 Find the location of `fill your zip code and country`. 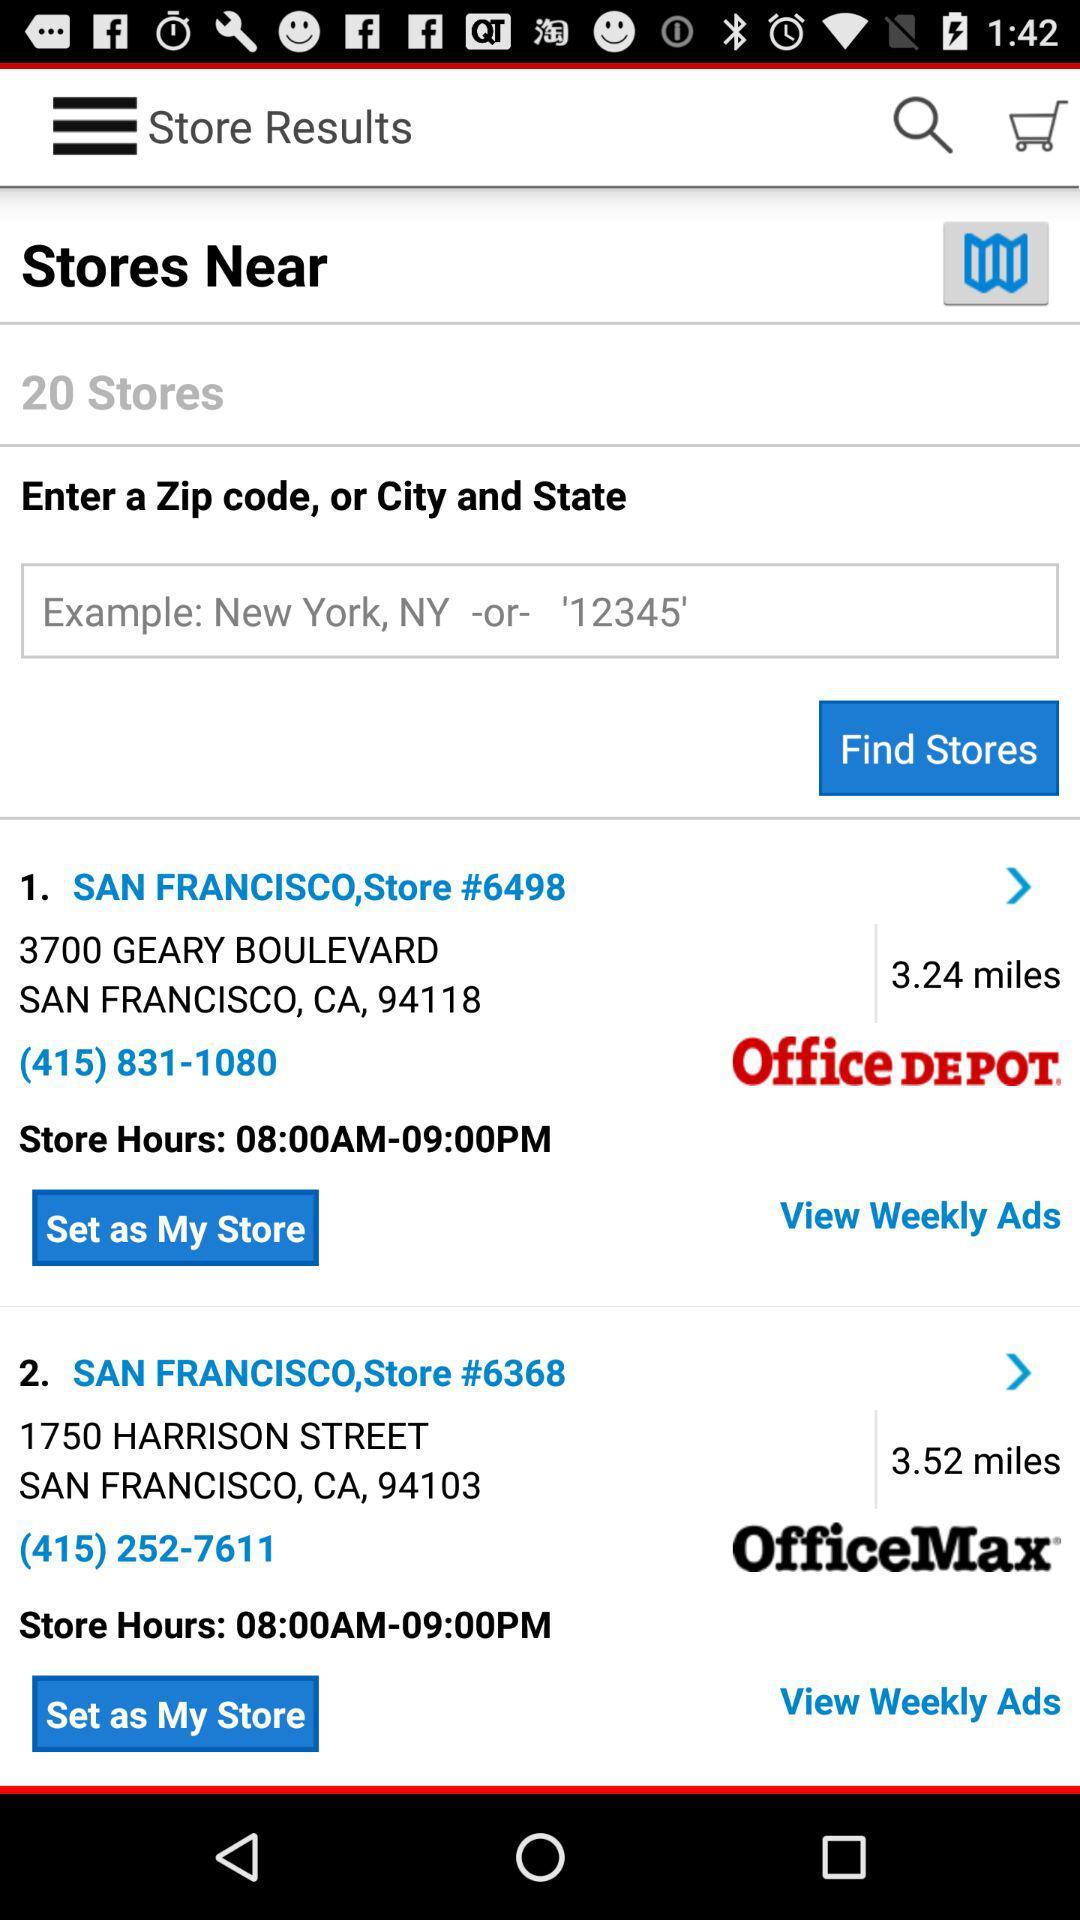

fill your zip code and country is located at coordinates (540, 609).